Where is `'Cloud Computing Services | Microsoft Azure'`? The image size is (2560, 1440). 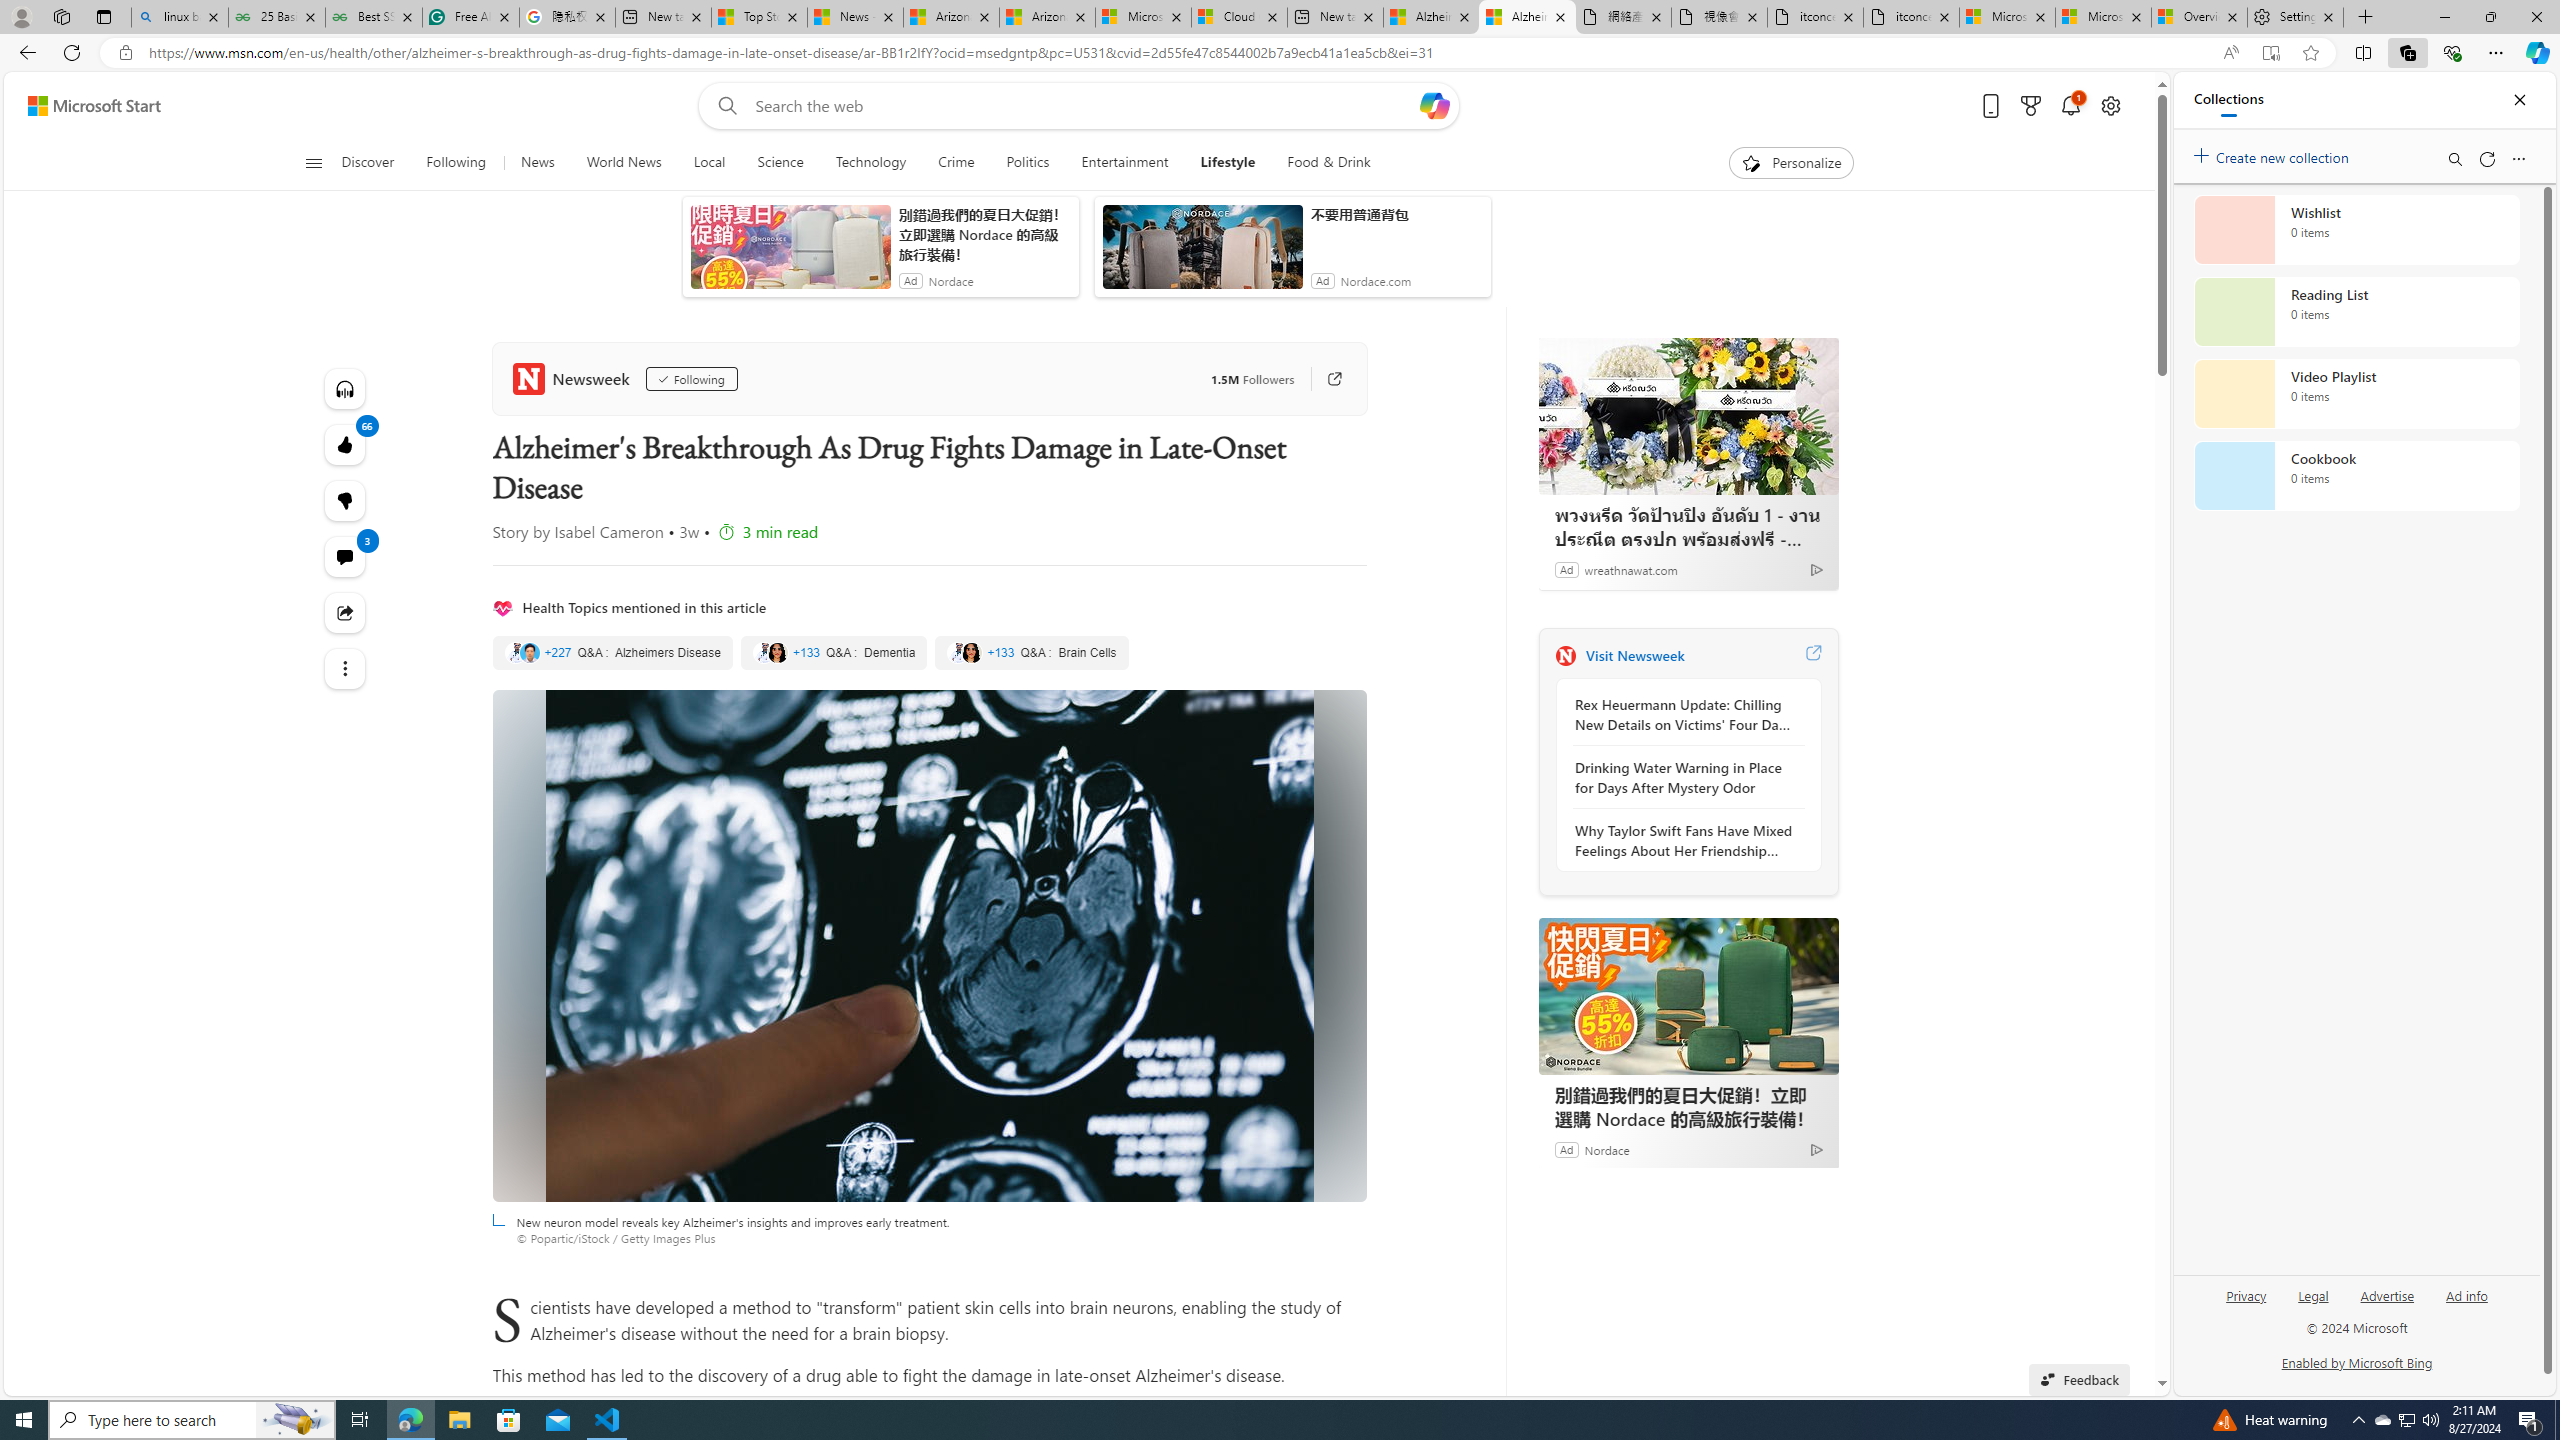 'Cloud Computing Services | Microsoft Azure' is located at coordinates (1239, 16).